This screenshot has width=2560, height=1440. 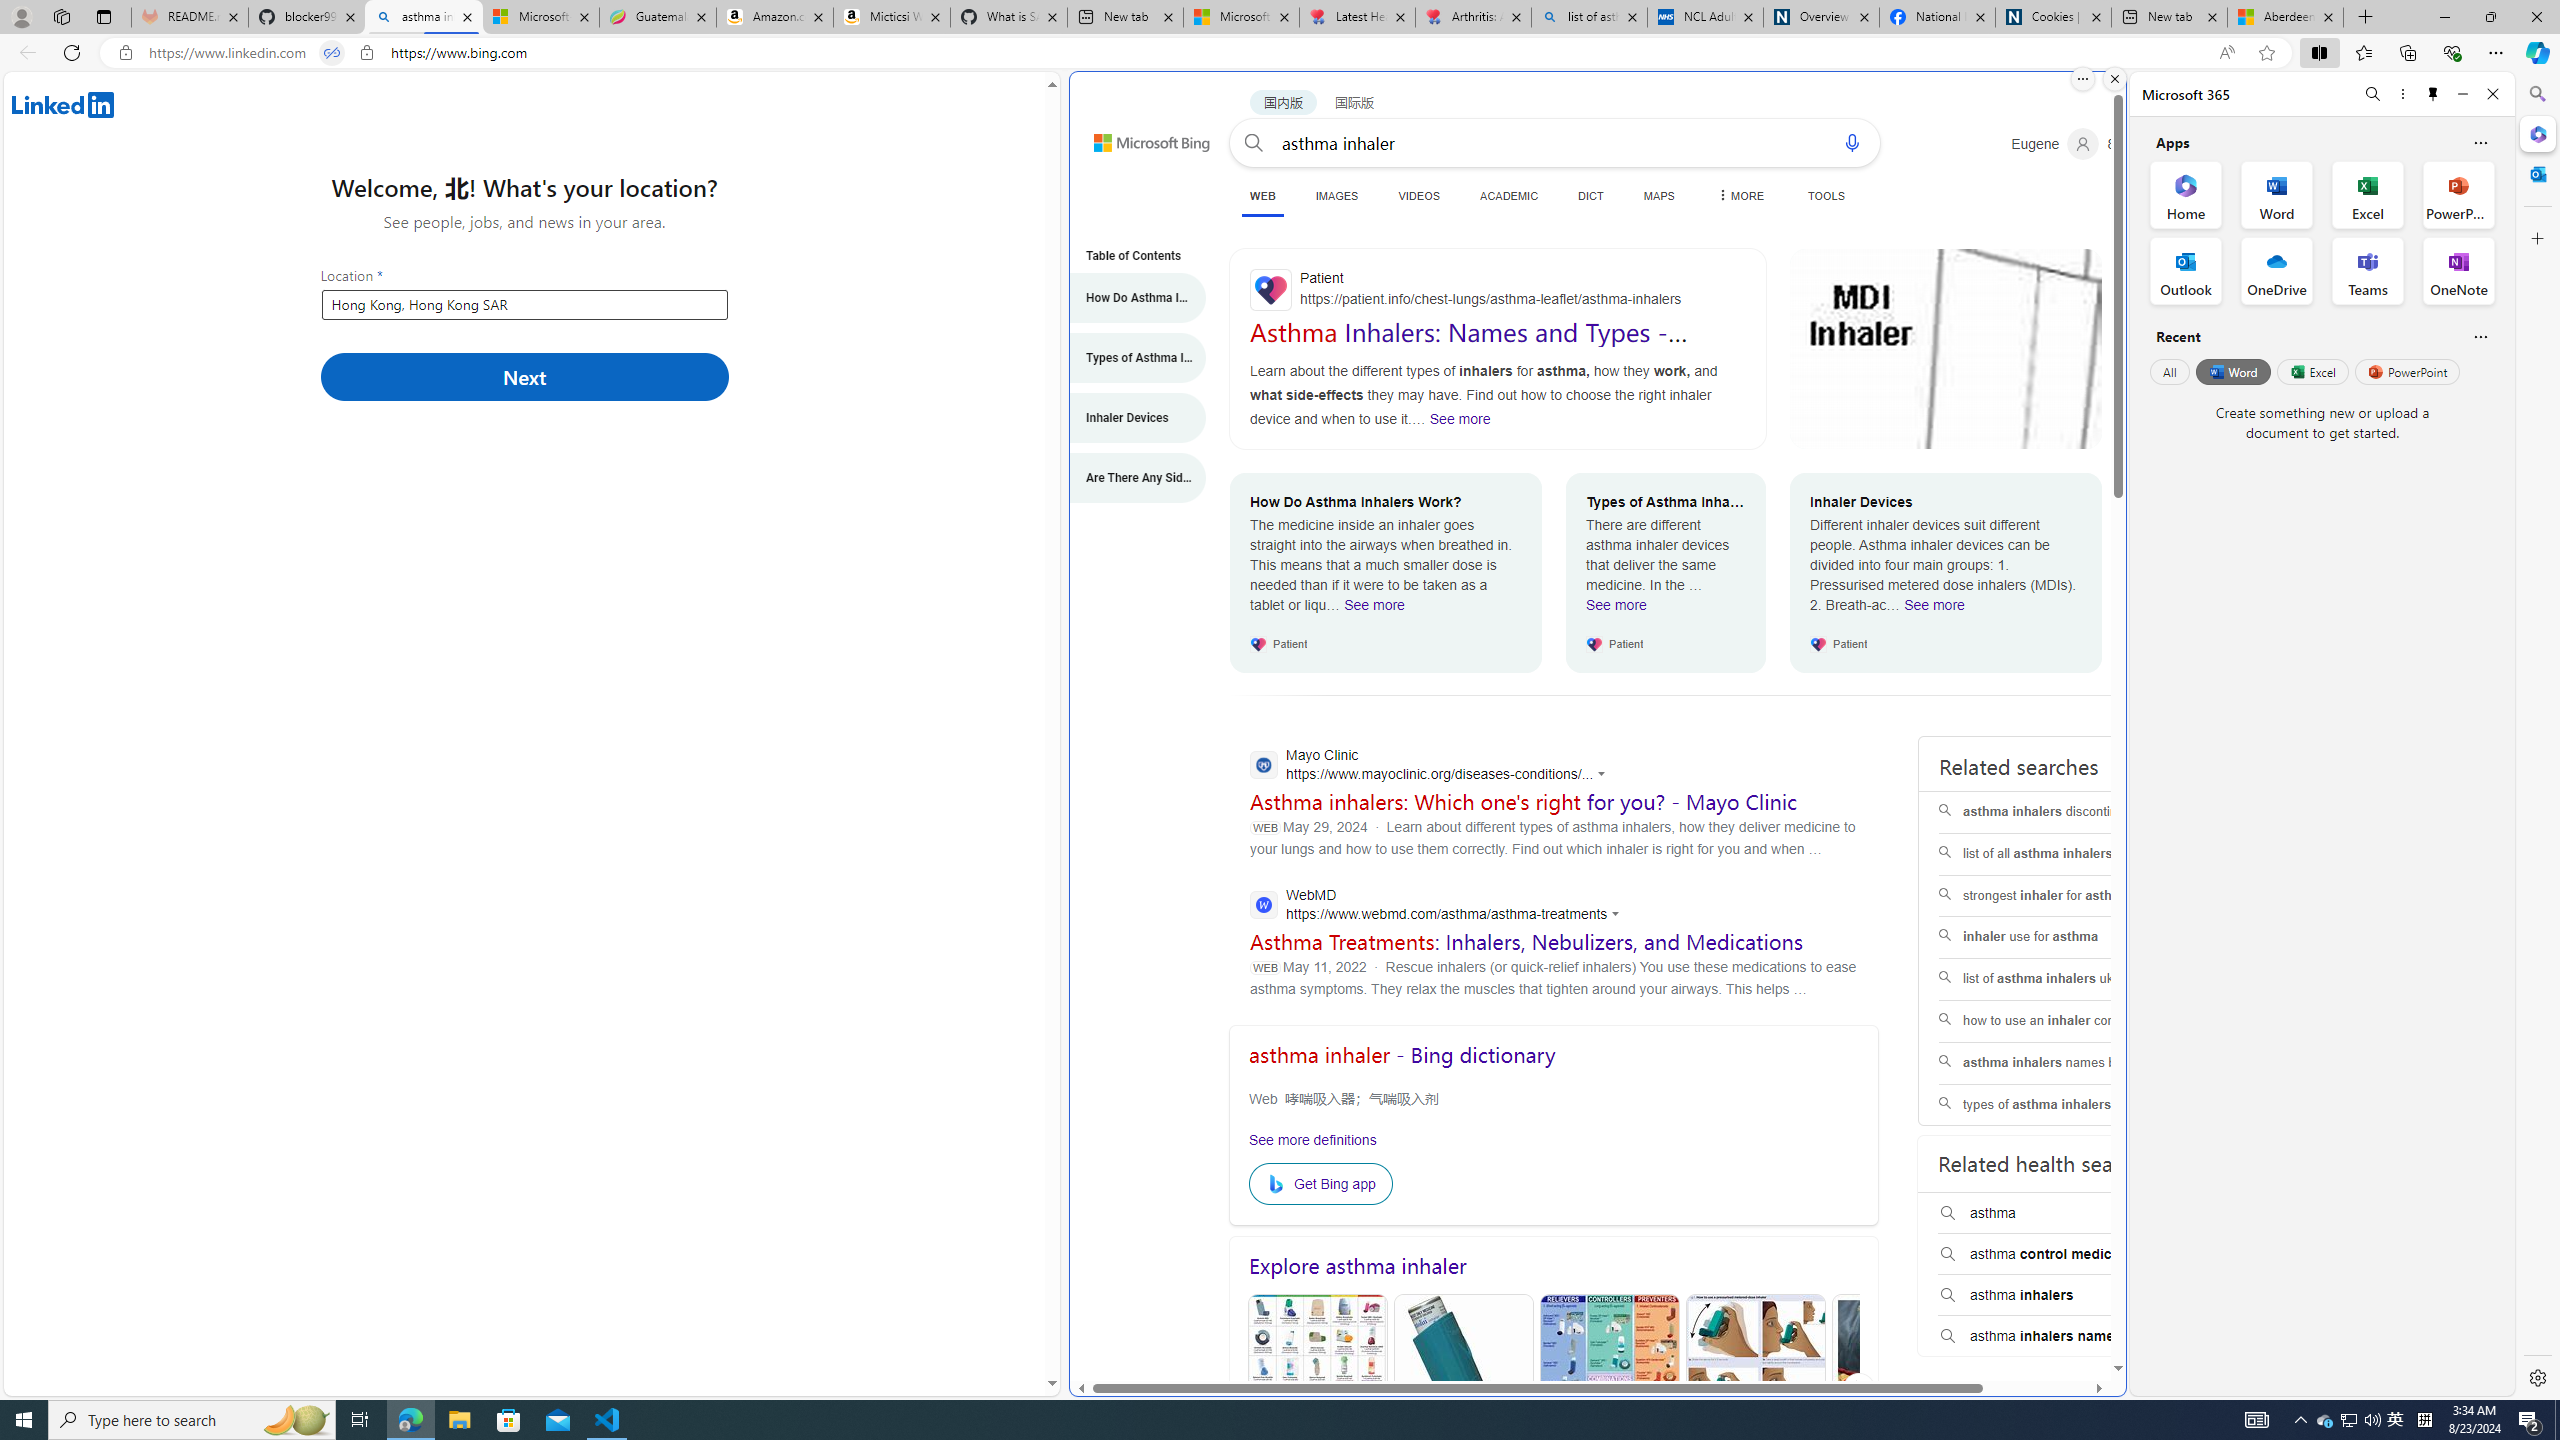 I want to click on 'inhaler use for asthma', so click(x=2064, y=938).